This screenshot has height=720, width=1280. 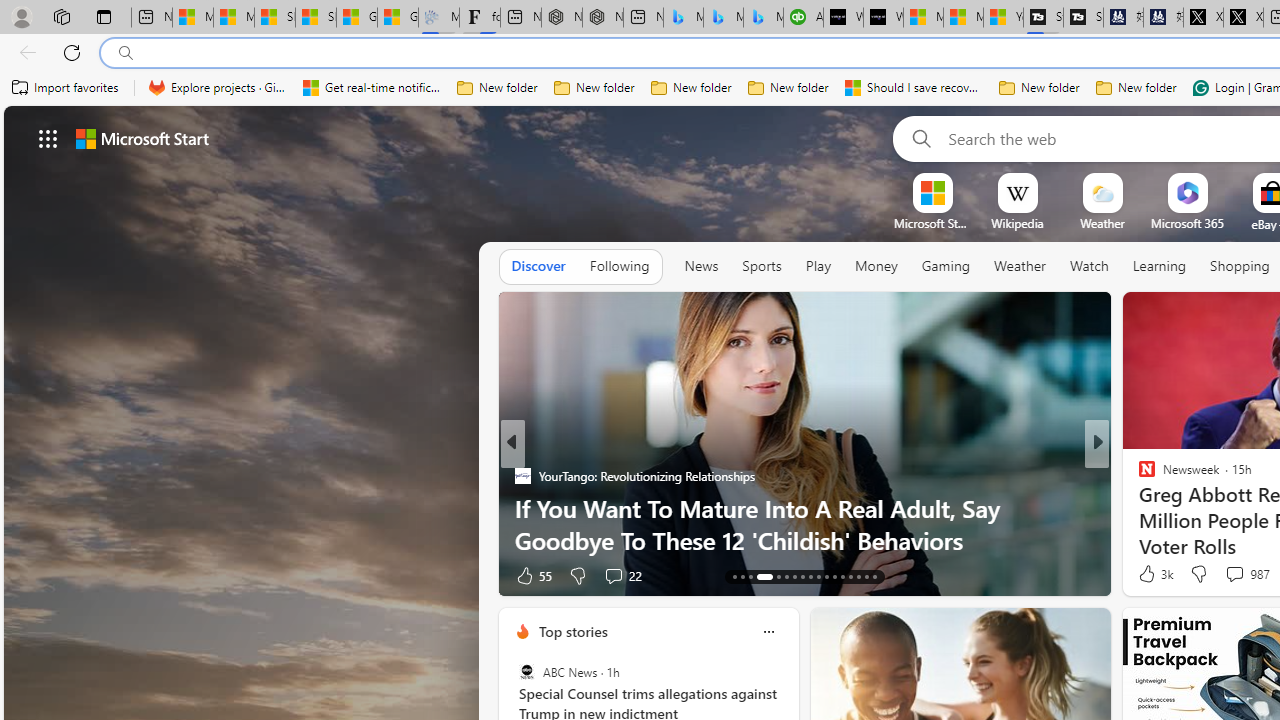 I want to click on 'Should I save recovered Word documents? - Microsoft Support', so click(x=912, y=87).